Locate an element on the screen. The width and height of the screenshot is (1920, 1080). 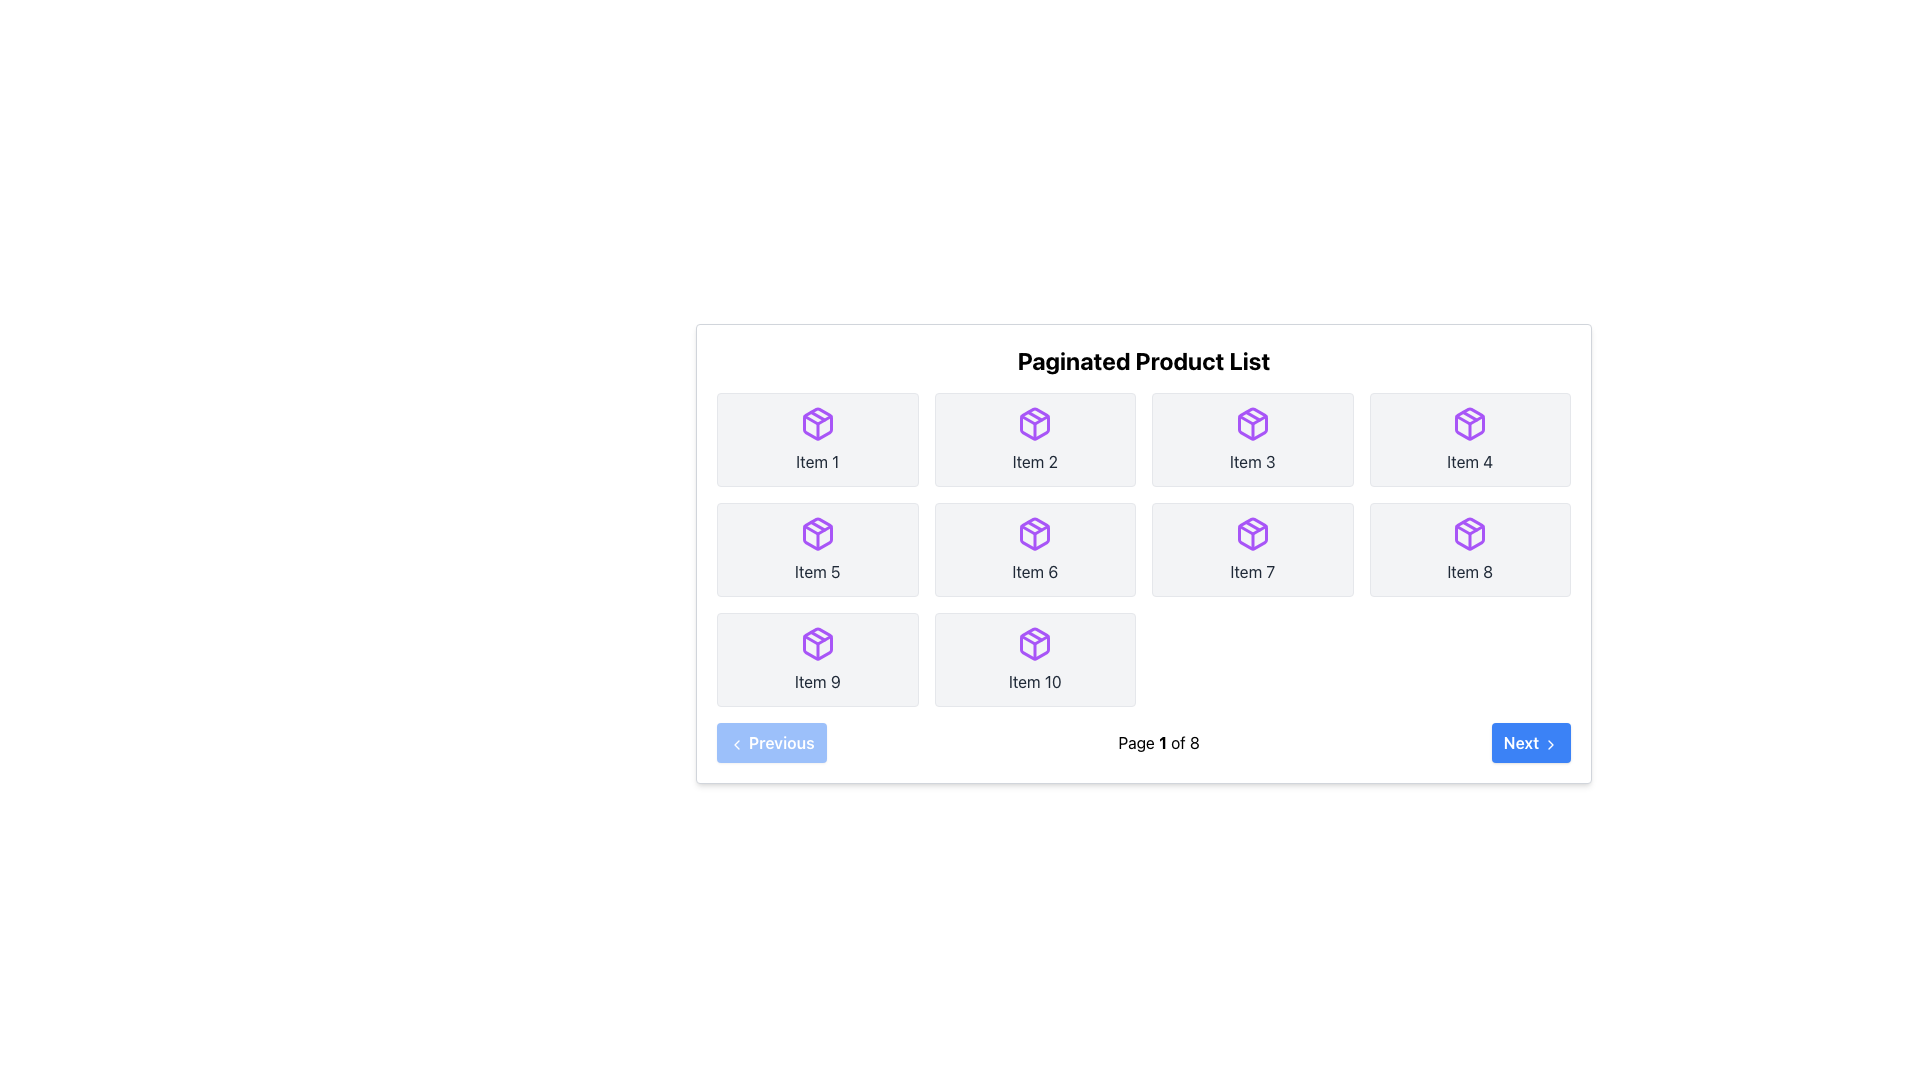
the static icon representing the first product in the paginated product list, located at the top-left corner of the grid above the text label 'Item 1' is located at coordinates (817, 423).